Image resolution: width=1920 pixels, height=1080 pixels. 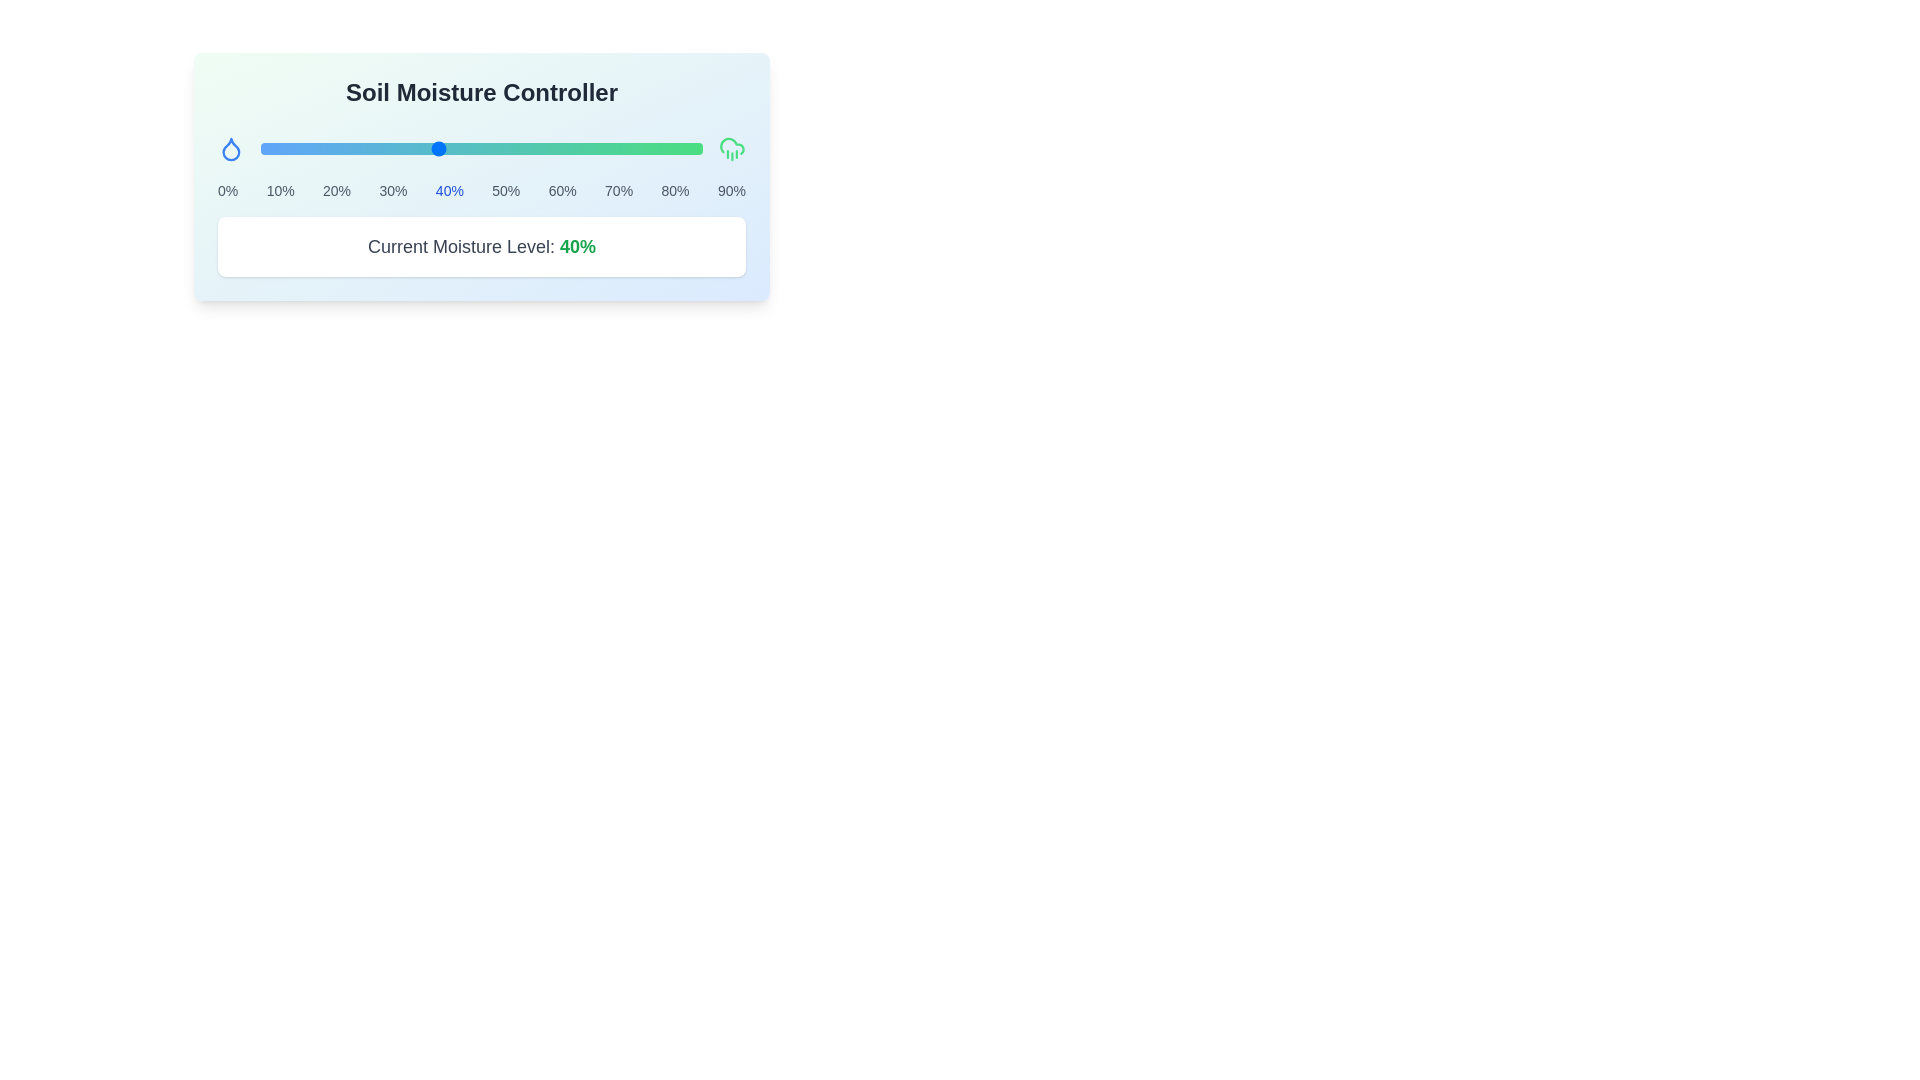 I want to click on the moisture level to 0% using the slider, so click(x=259, y=148).